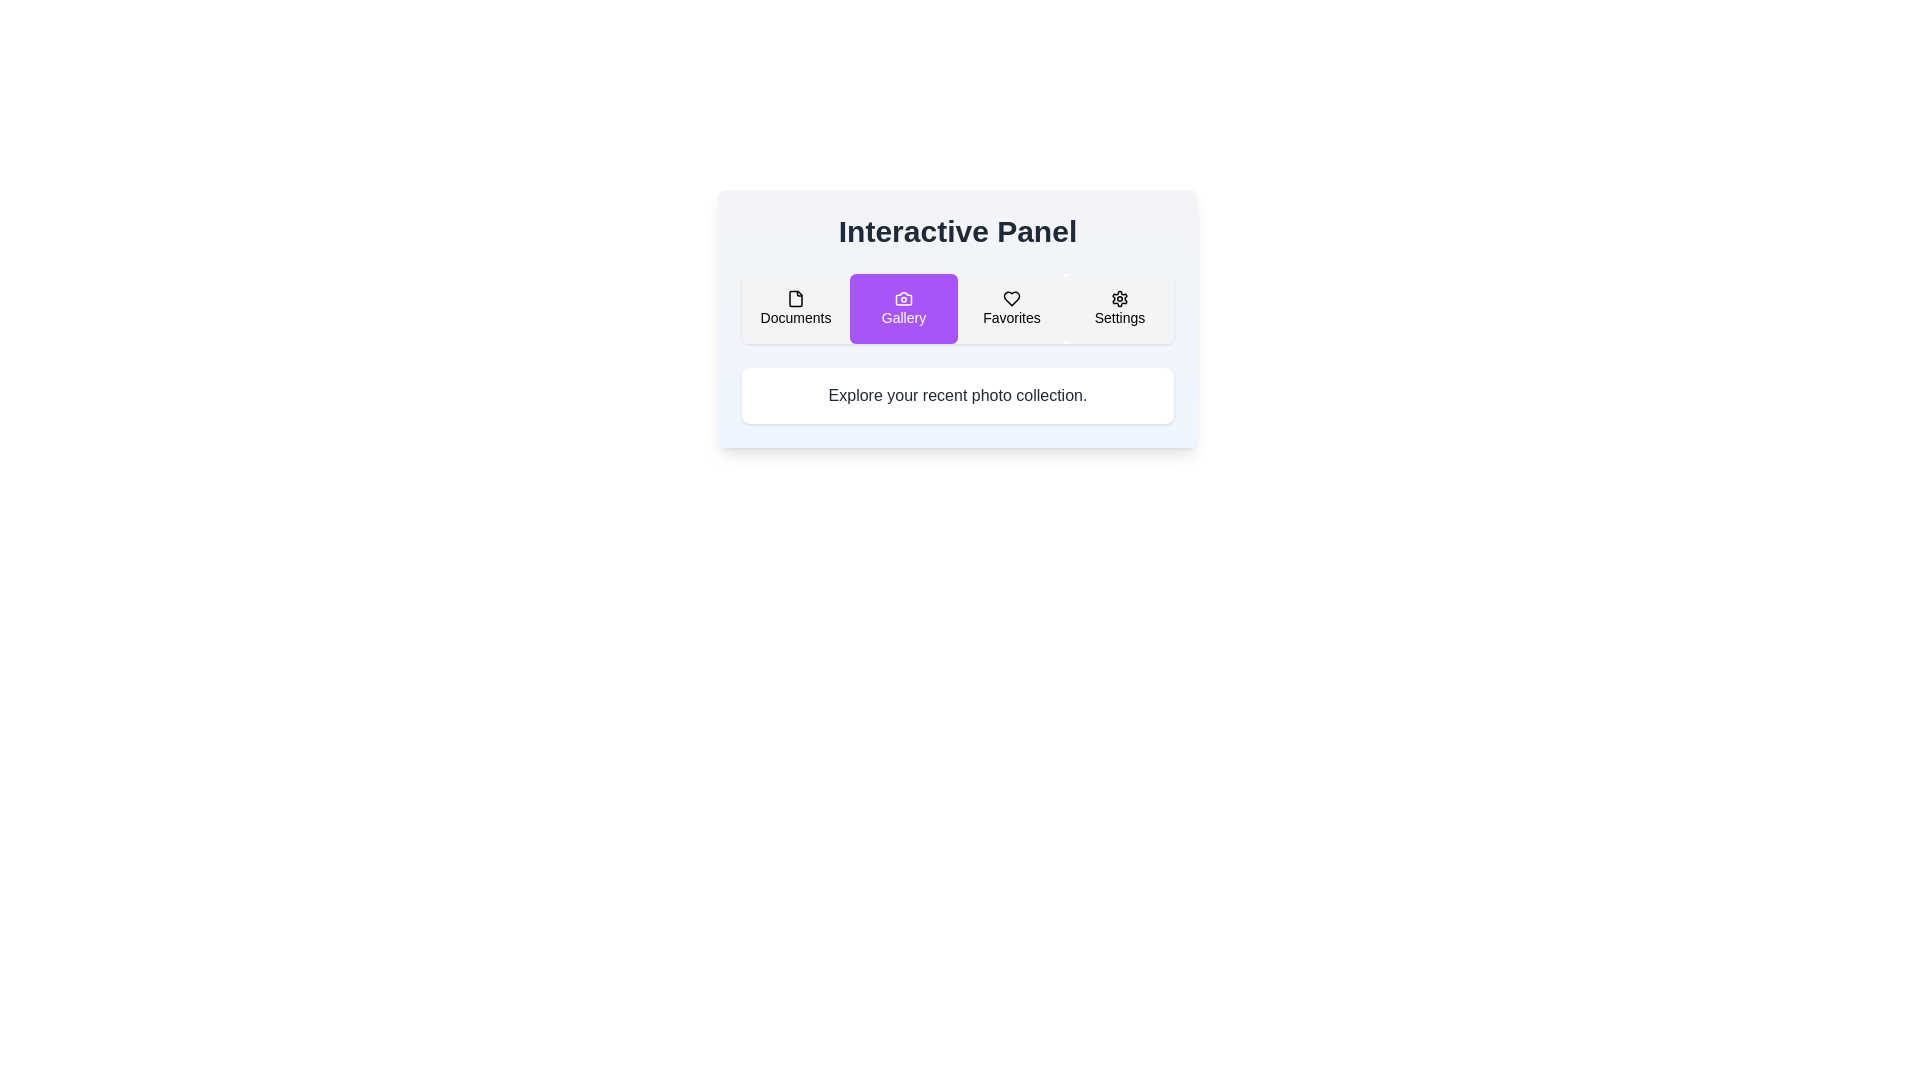  Describe the element at coordinates (1012, 299) in the screenshot. I see `the 'Favorites' icon, which is the third icon from the left in the top row of the interactive panel, used for bookmarking or saving items` at that location.